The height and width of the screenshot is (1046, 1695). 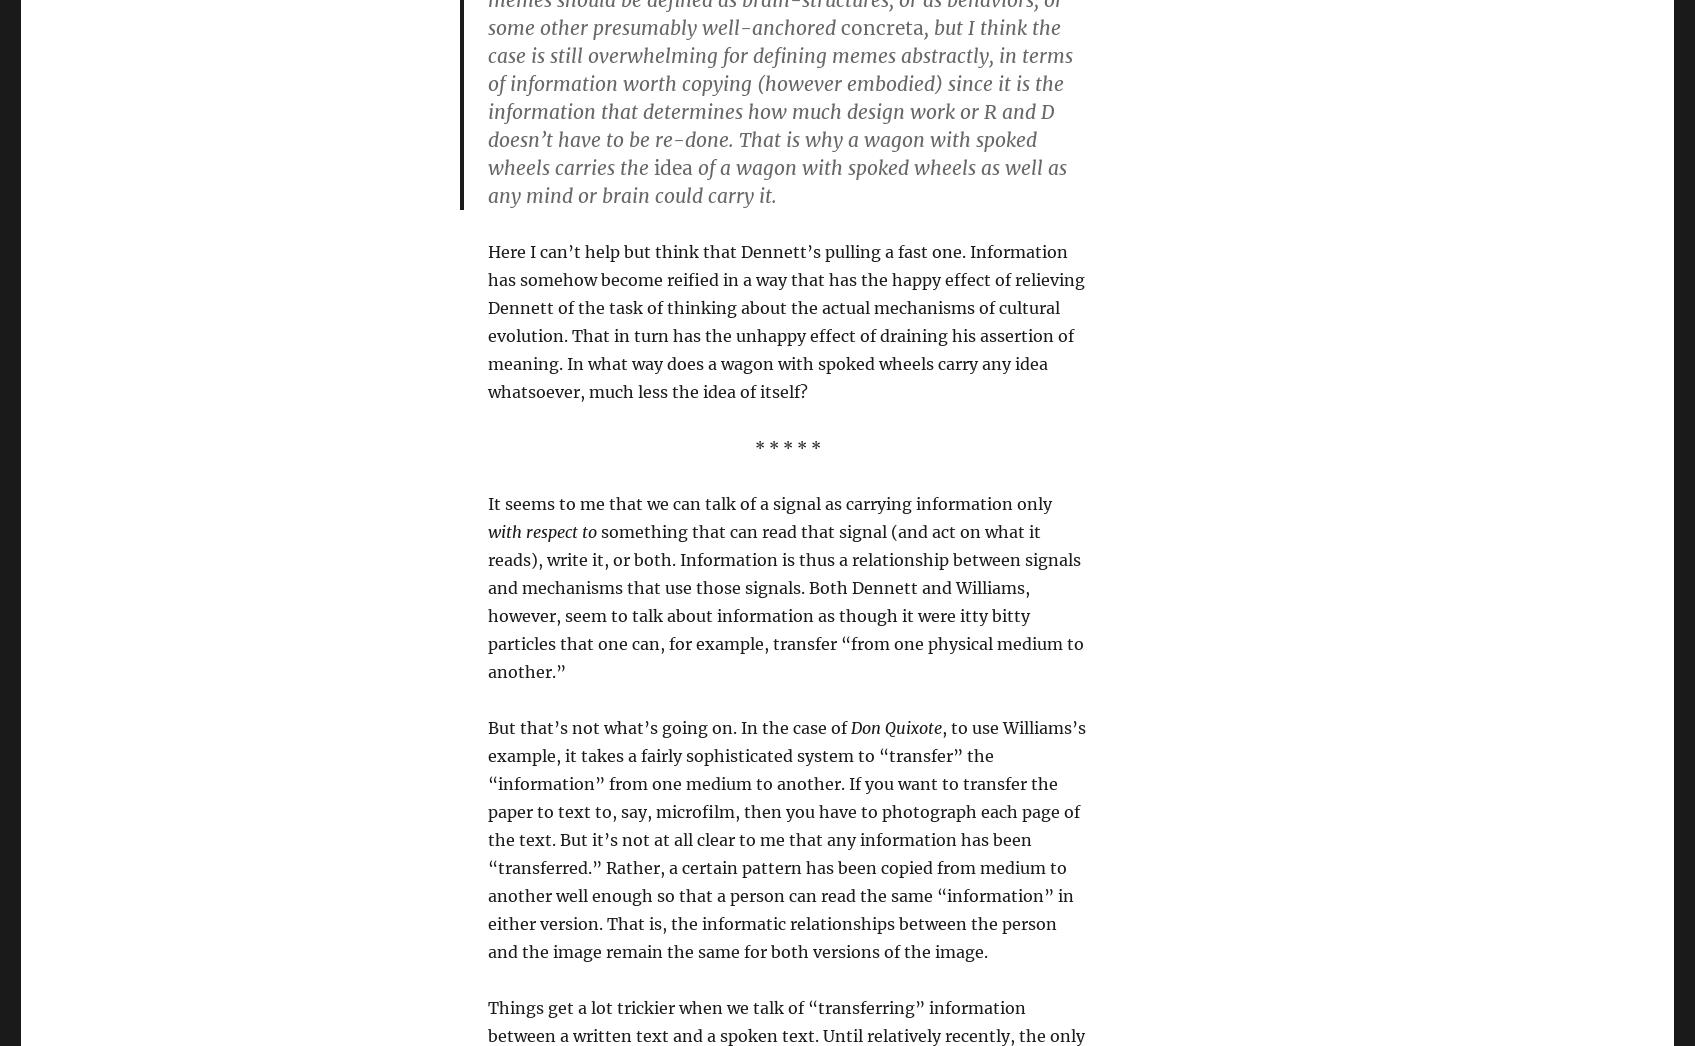 I want to click on 'something that can read that signal (and act on what it reads), write it, or both. Information is thus a relationship between signals and mechanisms that use those signals. Both Dennett and Williams, however, seem to talk about information as though it were itty bitty particles that one can, for example, transfer “from one physical medium to another.”', so click(x=784, y=601).